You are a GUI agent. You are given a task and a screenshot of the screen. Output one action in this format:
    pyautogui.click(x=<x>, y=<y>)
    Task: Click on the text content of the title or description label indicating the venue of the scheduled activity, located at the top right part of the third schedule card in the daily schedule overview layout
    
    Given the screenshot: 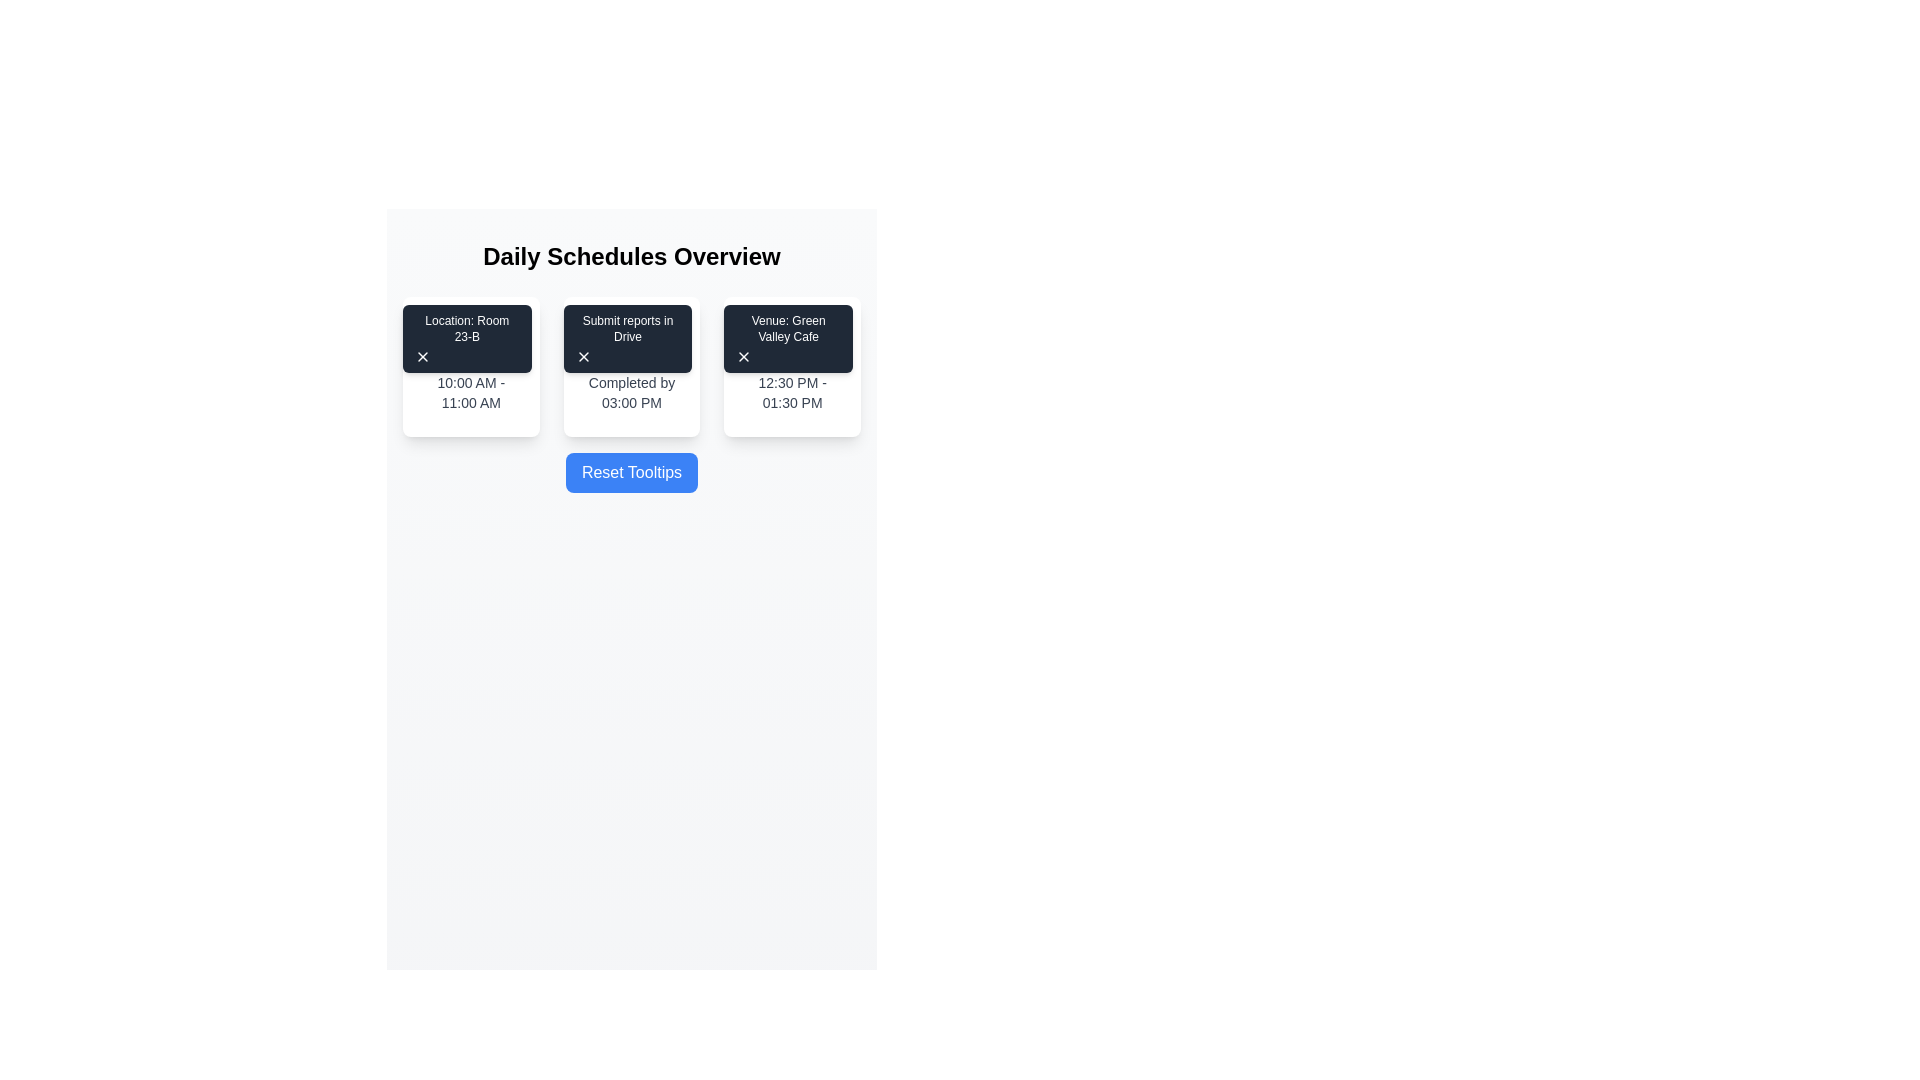 What is the action you would take?
    pyautogui.click(x=787, y=327)
    